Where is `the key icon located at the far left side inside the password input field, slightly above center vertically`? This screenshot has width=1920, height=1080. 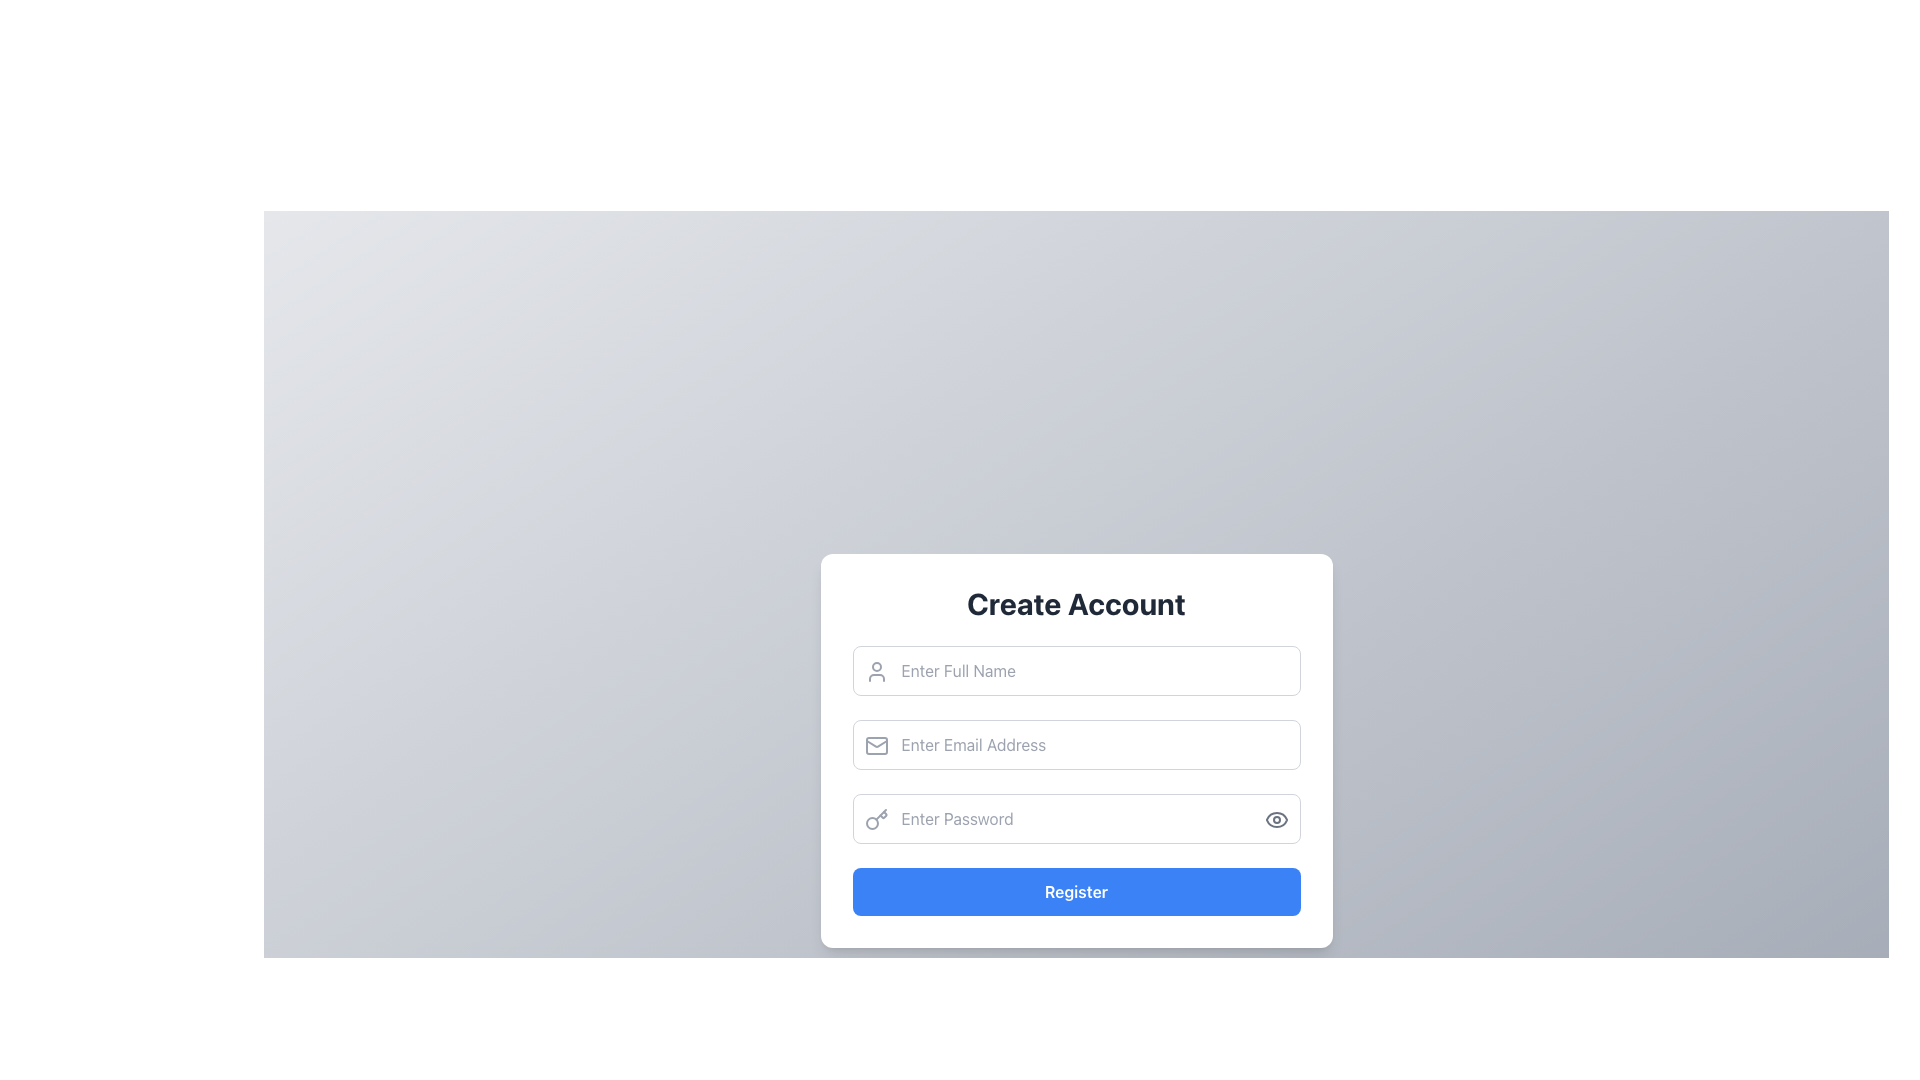 the key icon located at the far left side inside the password input field, slightly above center vertically is located at coordinates (876, 820).